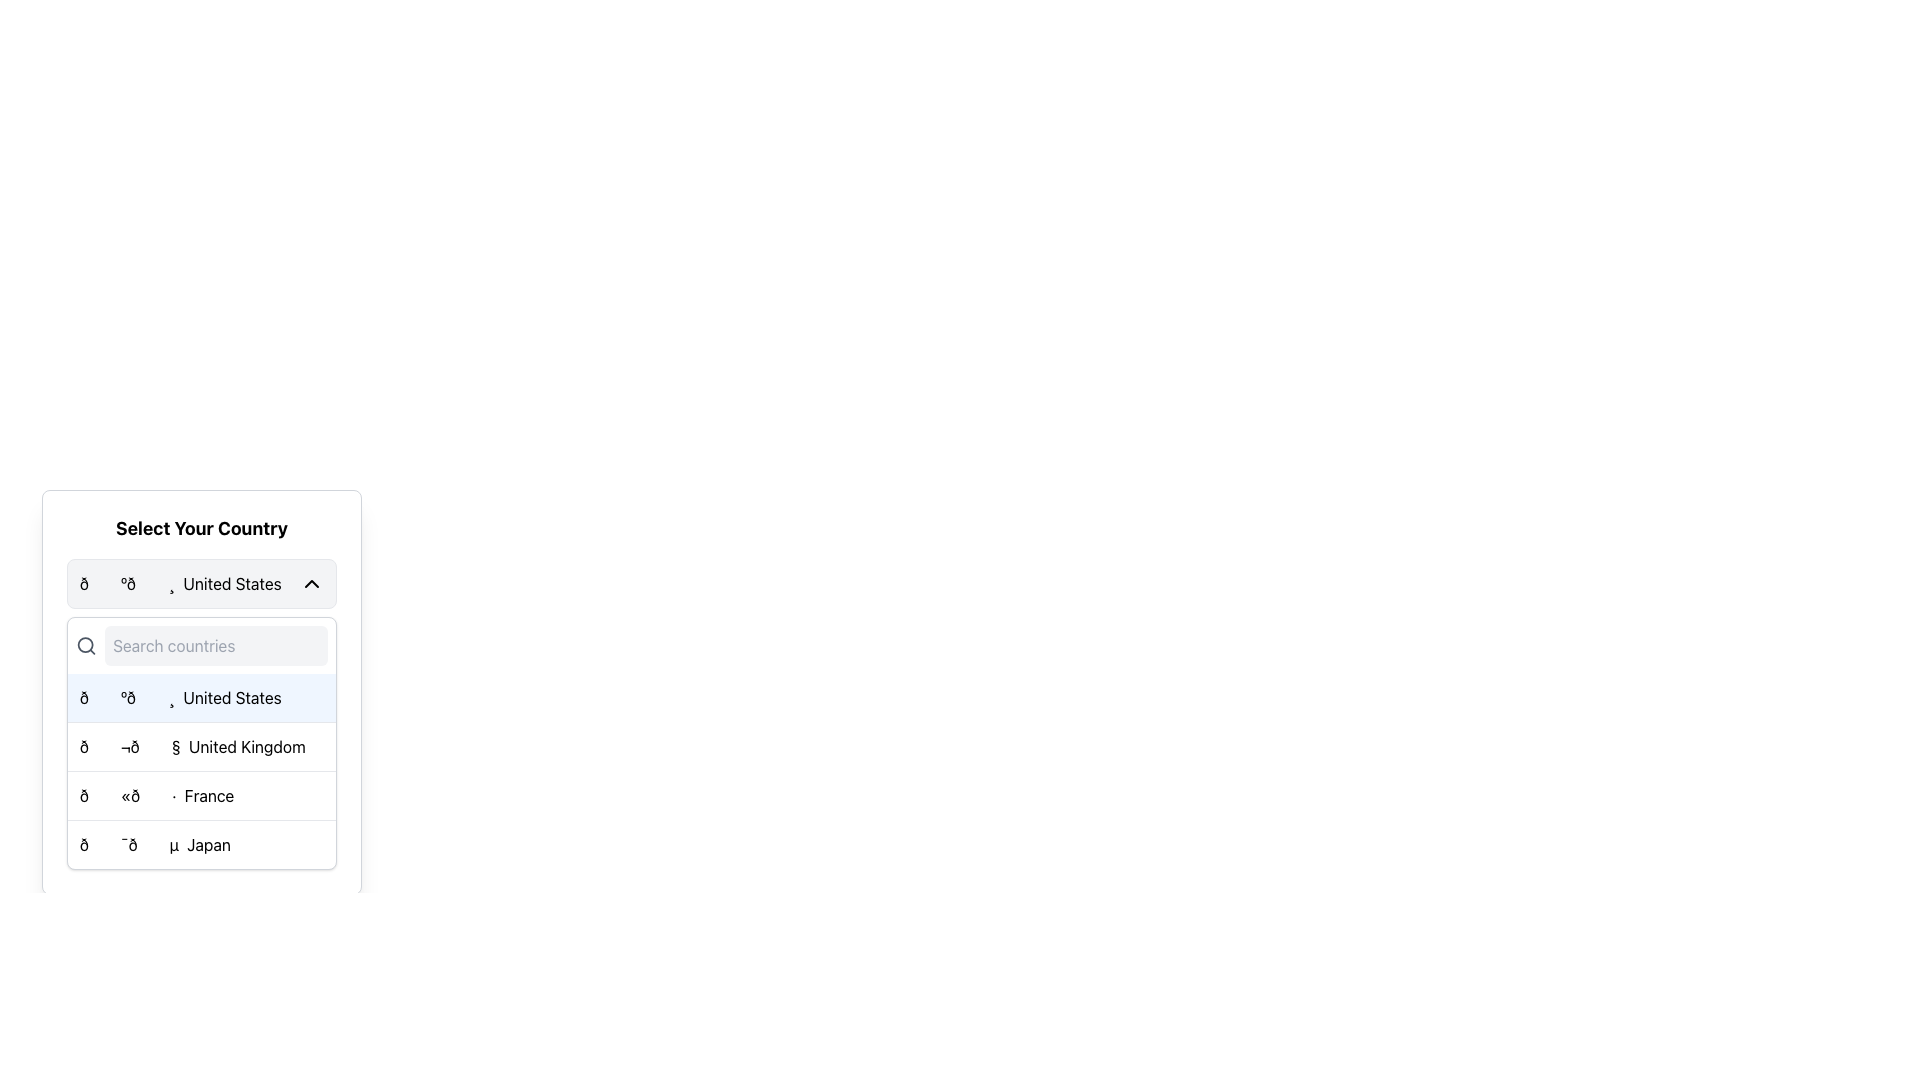 The width and height of the screenshot is (1920, 1080). I want to click on the leading two-character emoji symbol located to the left of the text 'United States' within the country selection list, so click(126, 697).